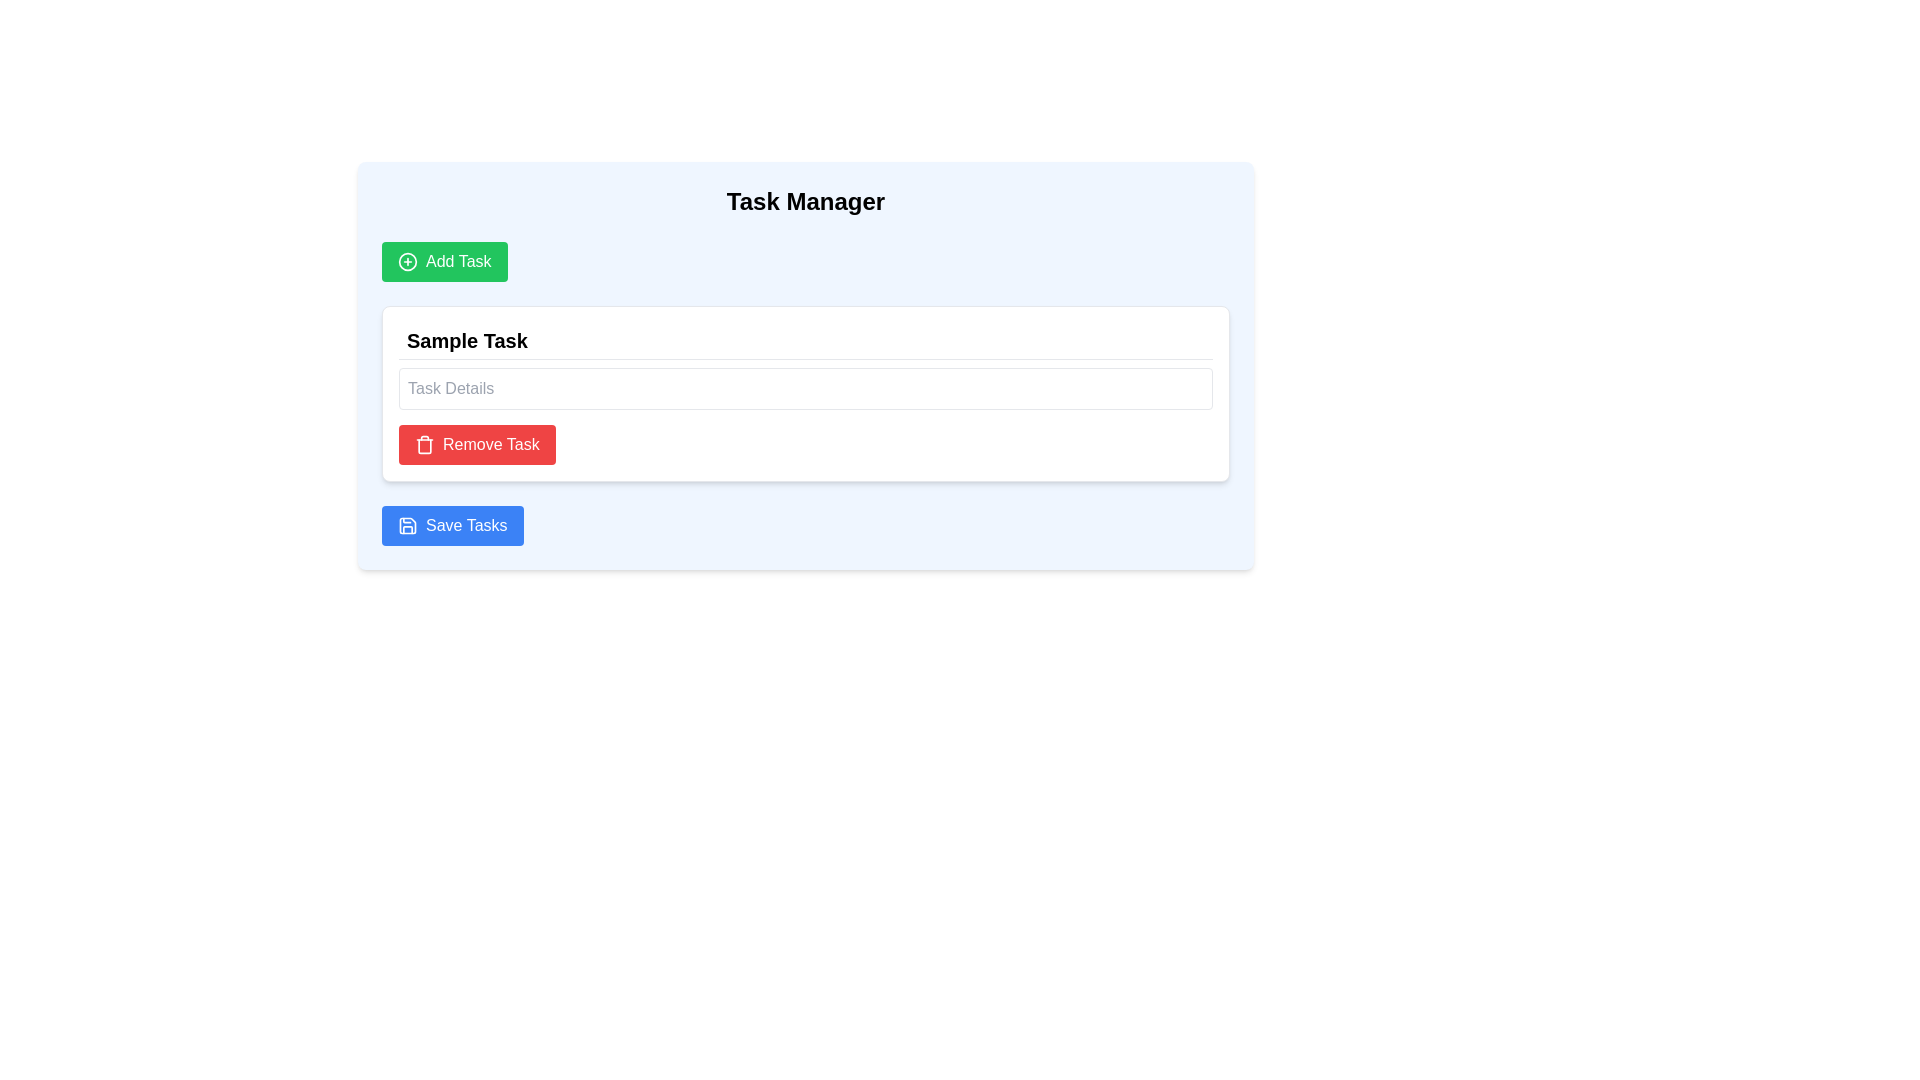 This screenshot has height=1080, width=1920. I want to click on the 'Remove Task' label which indicates the action to remove a task entry, located to the right of a trash can icon in the task manager interface, so click(491, 443).